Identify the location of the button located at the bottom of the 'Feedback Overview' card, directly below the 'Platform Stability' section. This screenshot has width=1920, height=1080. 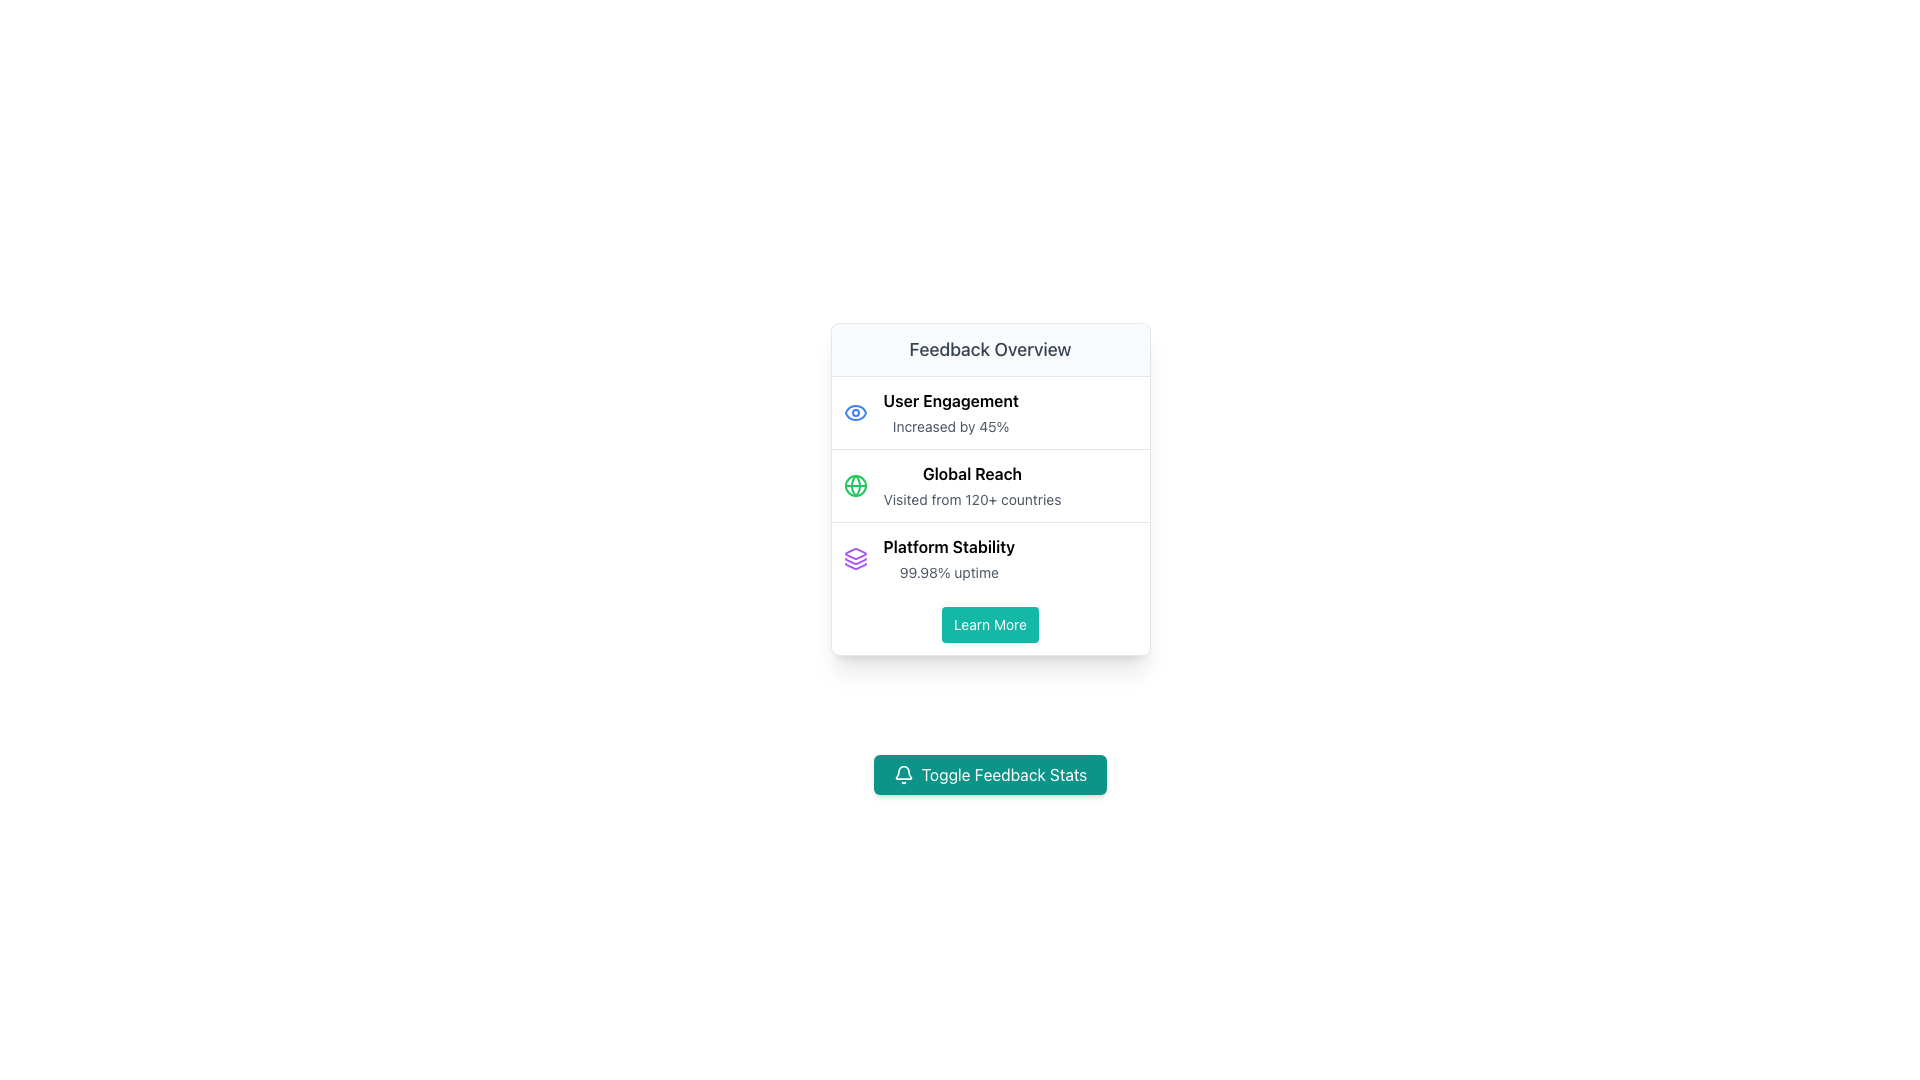
(990, 623).